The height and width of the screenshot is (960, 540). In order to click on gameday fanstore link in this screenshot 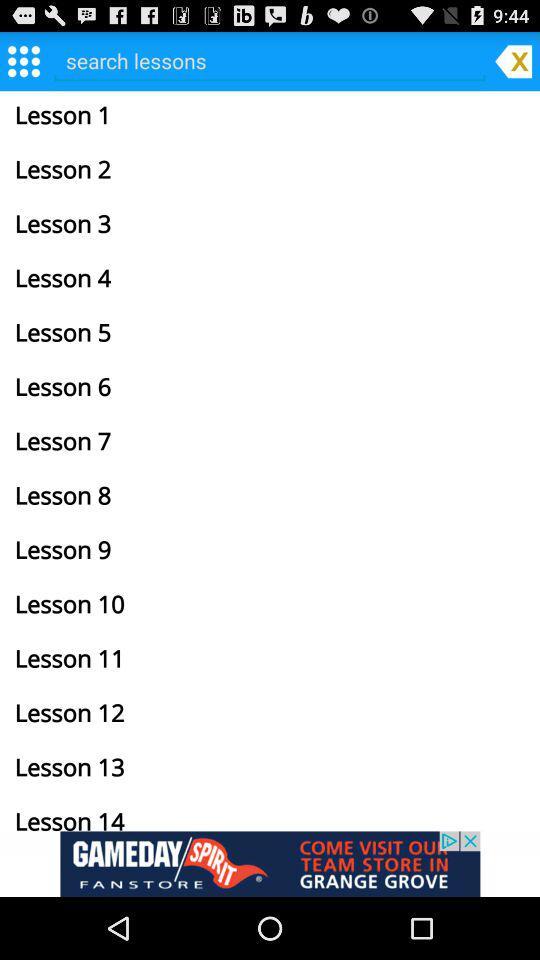, I will do `click(270, 863)`.